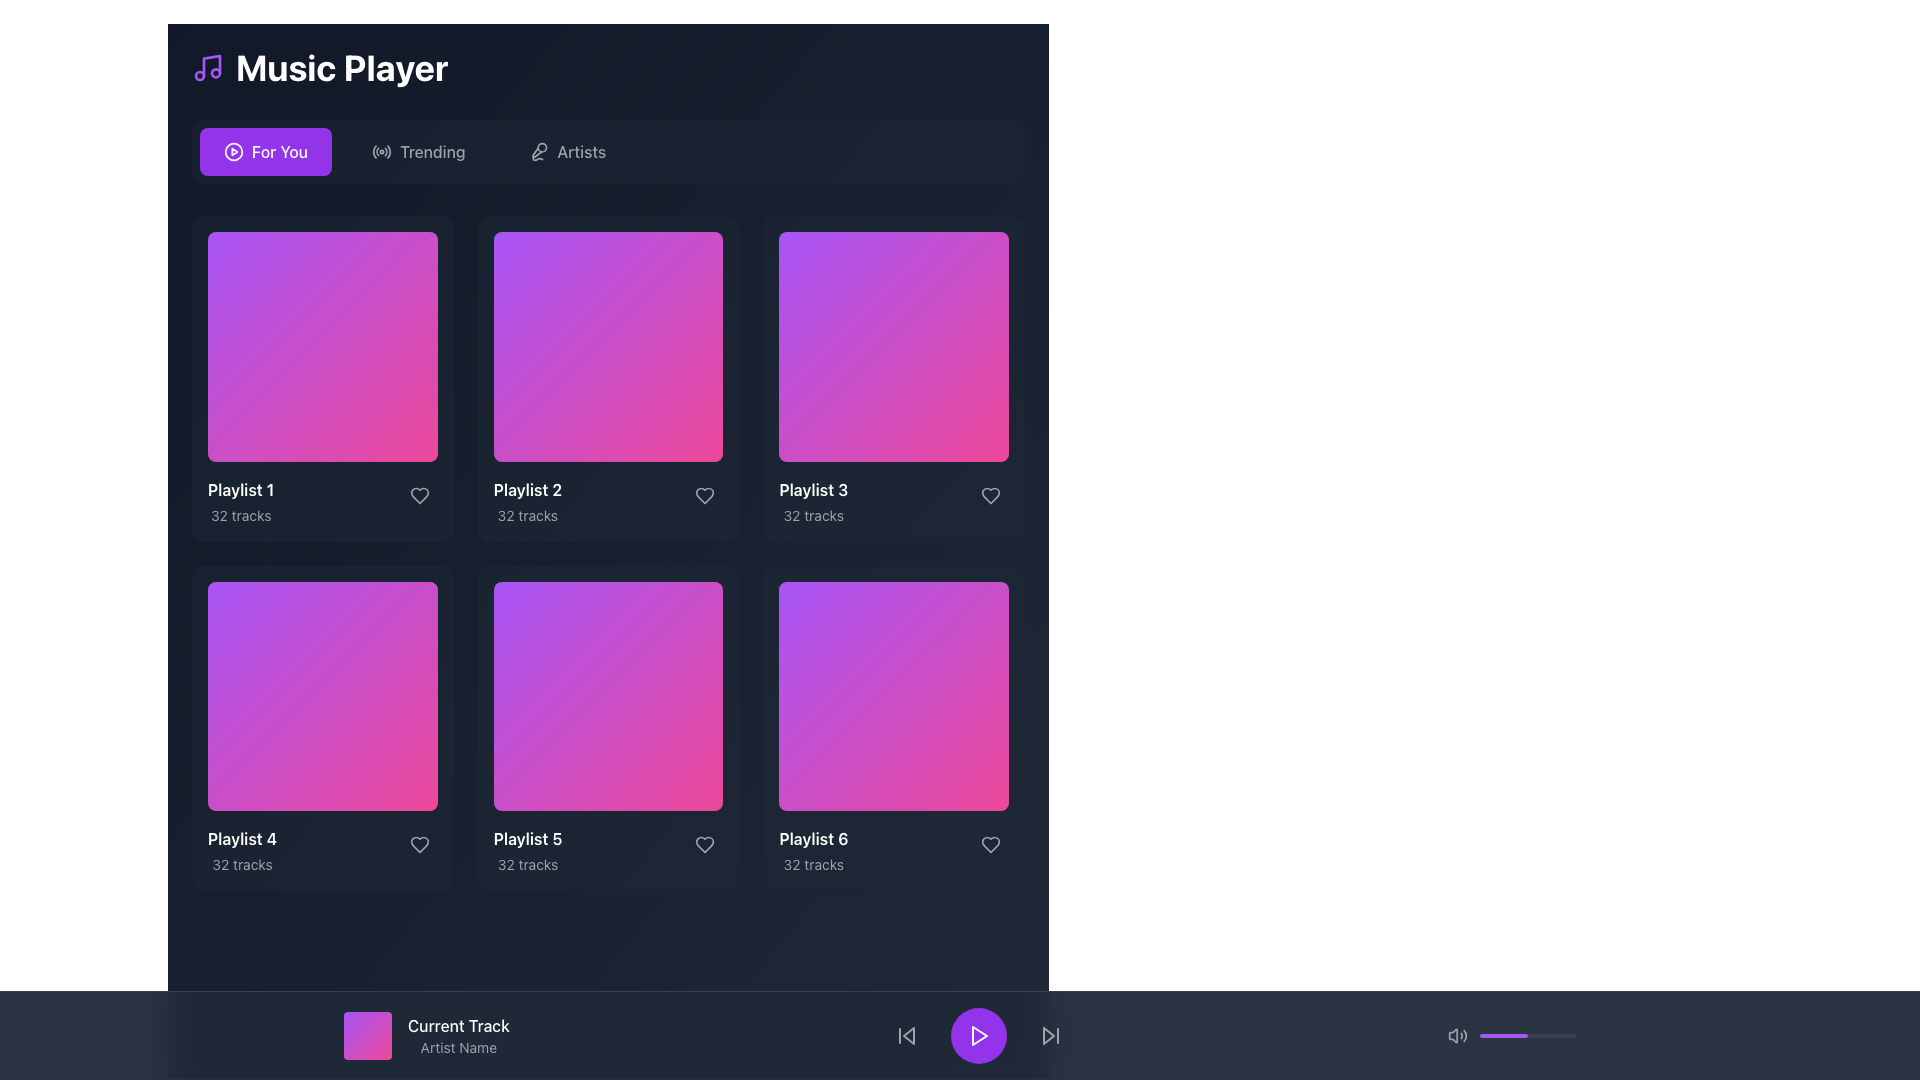  Describe the element at coordinates (705, 845) in the screenshot. I see `the second heart icon button in the bottom row` at that location.